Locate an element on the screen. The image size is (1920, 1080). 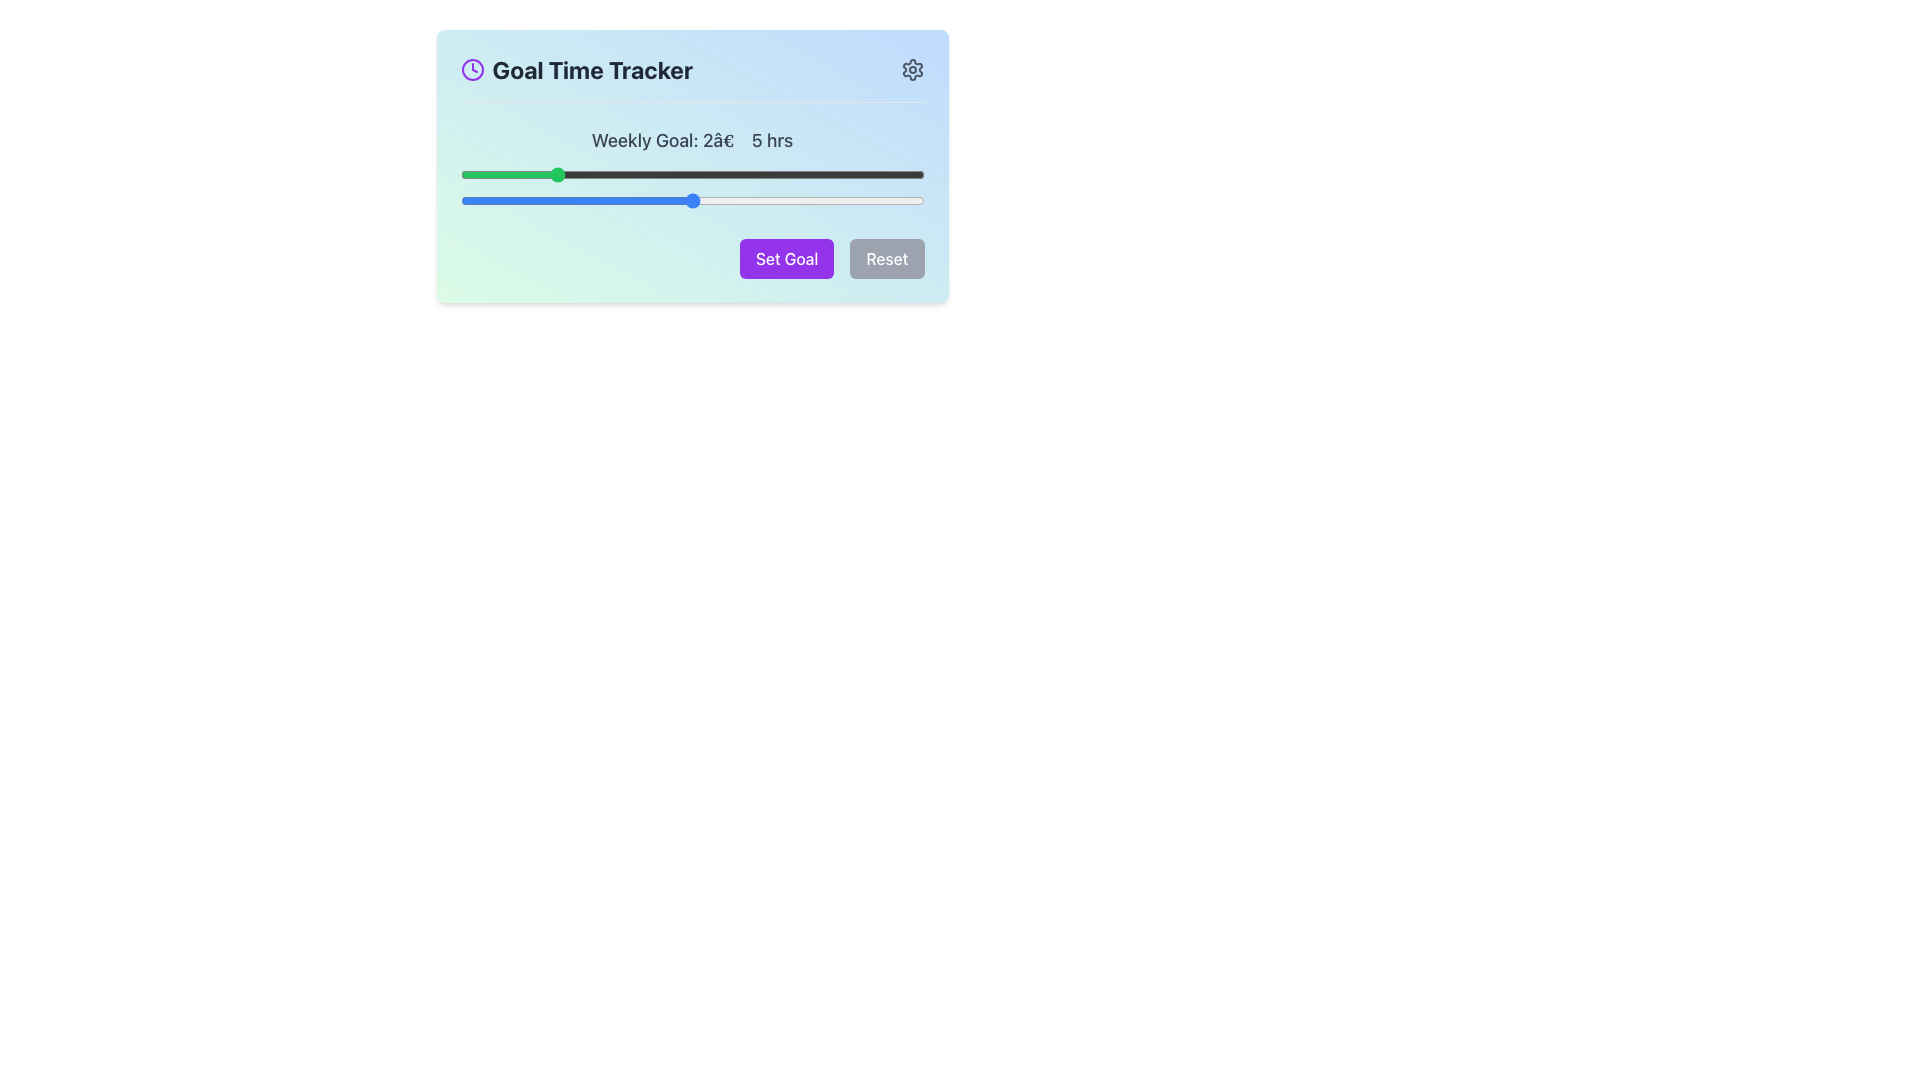
the track of the green-accented slider for selecting a range value between 0 to 10, positioned below the label 'Weekly Goal: 2–5 hrs' is located at coordinates (692, 173).